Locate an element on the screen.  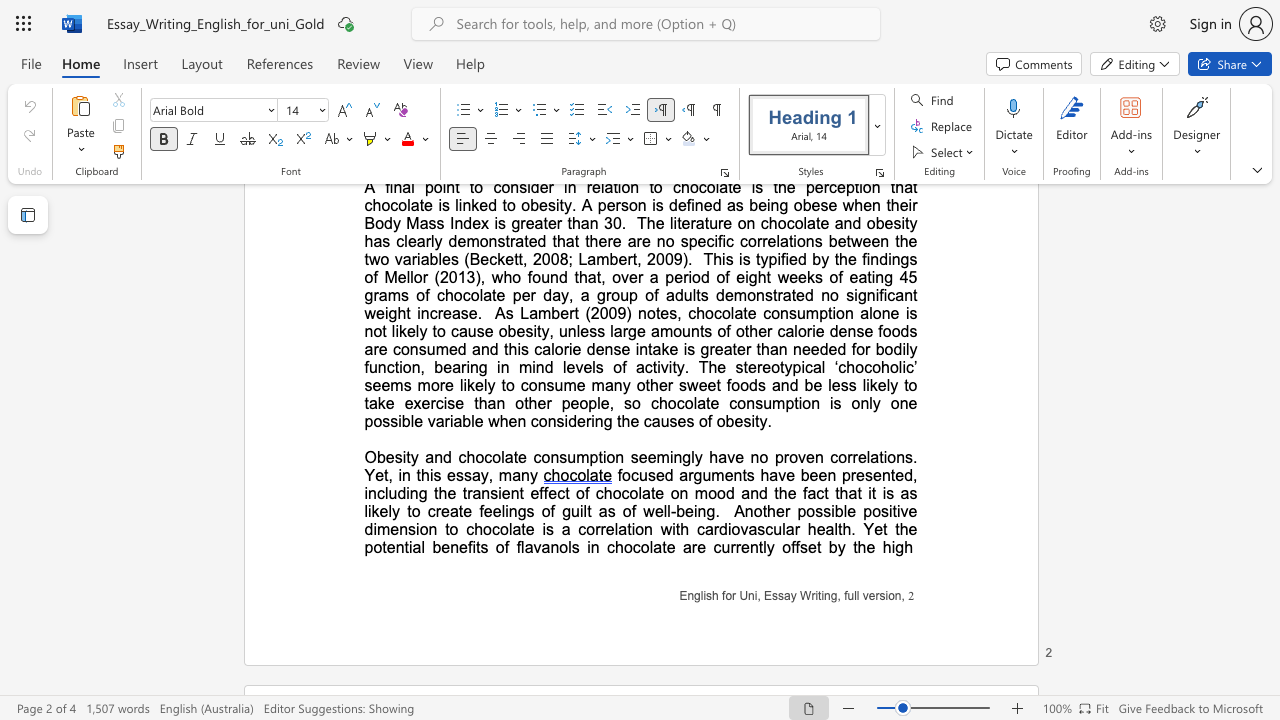
the subset text "emingly h" within the text "seemingly have" is located at coordinates (647, 457).